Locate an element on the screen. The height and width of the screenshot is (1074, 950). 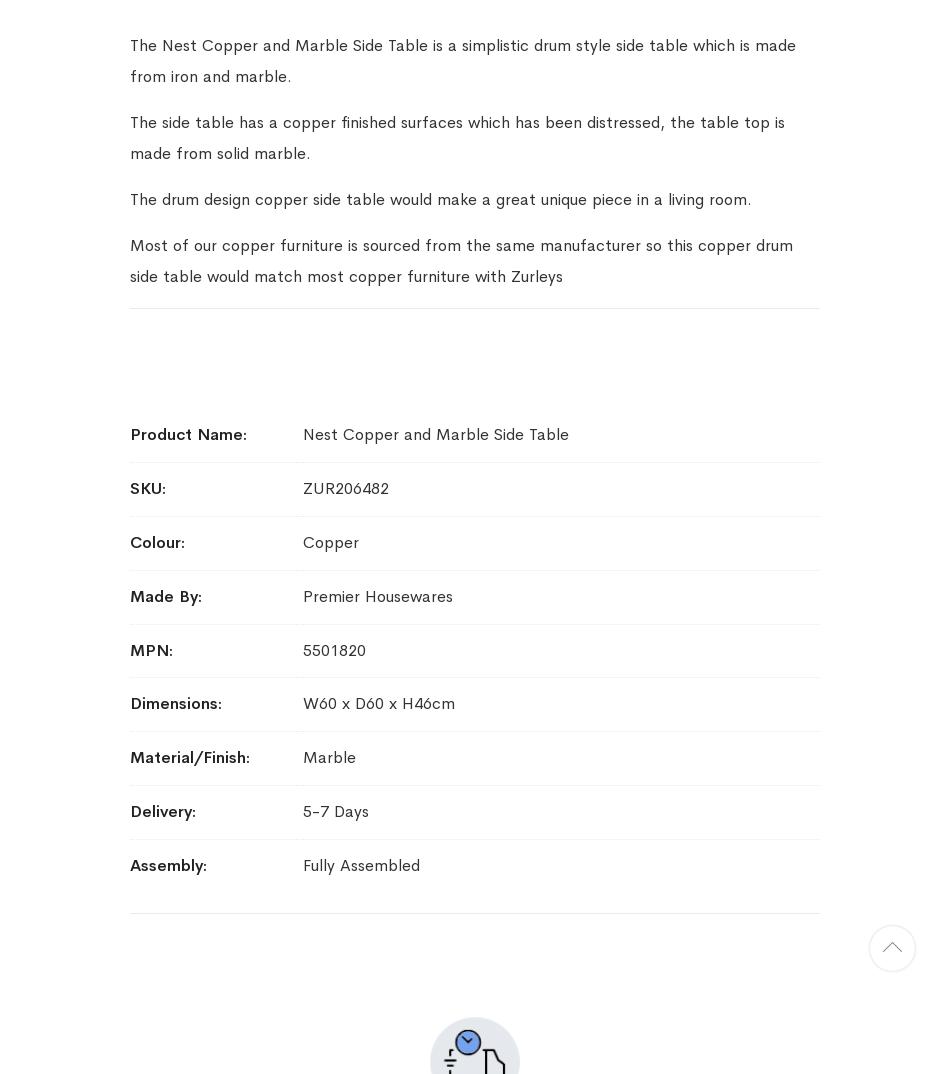
'ZUR206482' is located at coordinates (301, 488).